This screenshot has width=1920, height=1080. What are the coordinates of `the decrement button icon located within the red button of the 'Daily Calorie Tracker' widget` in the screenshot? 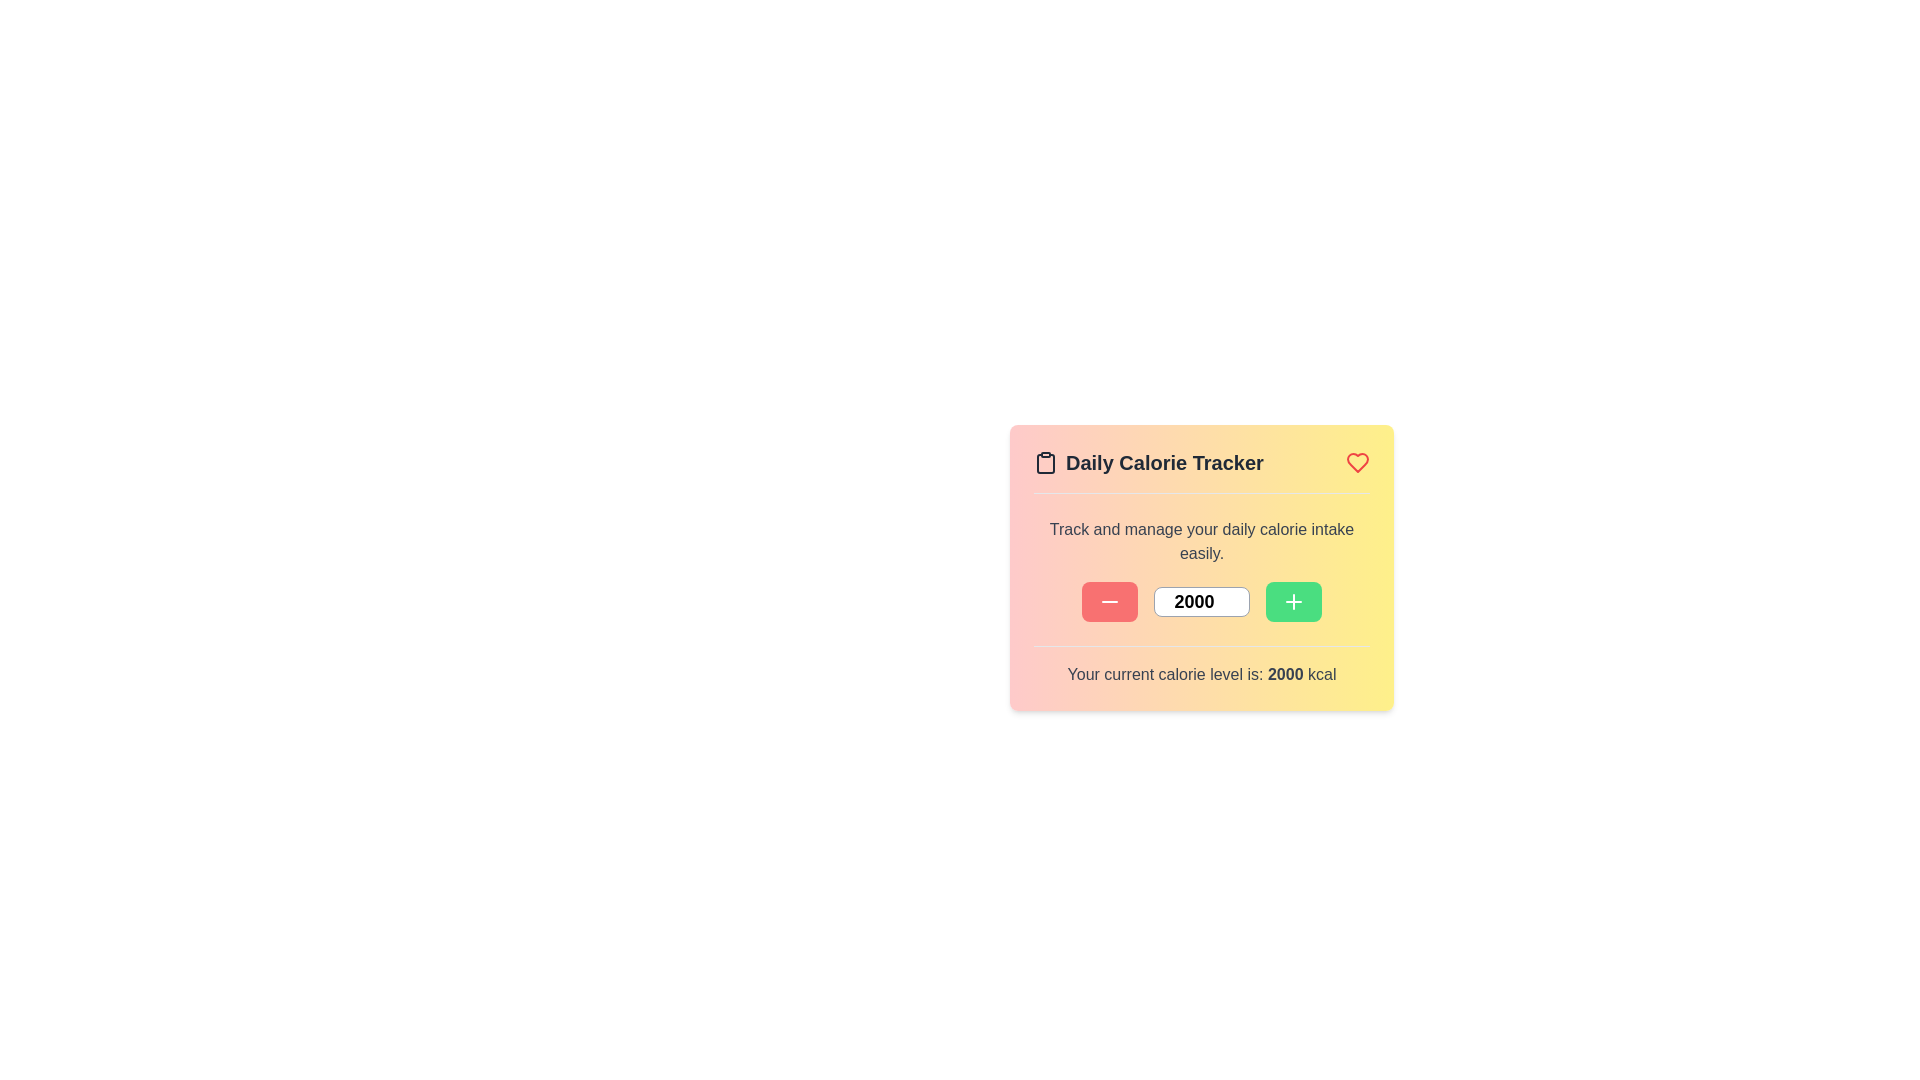 It's located at (1108, 600).